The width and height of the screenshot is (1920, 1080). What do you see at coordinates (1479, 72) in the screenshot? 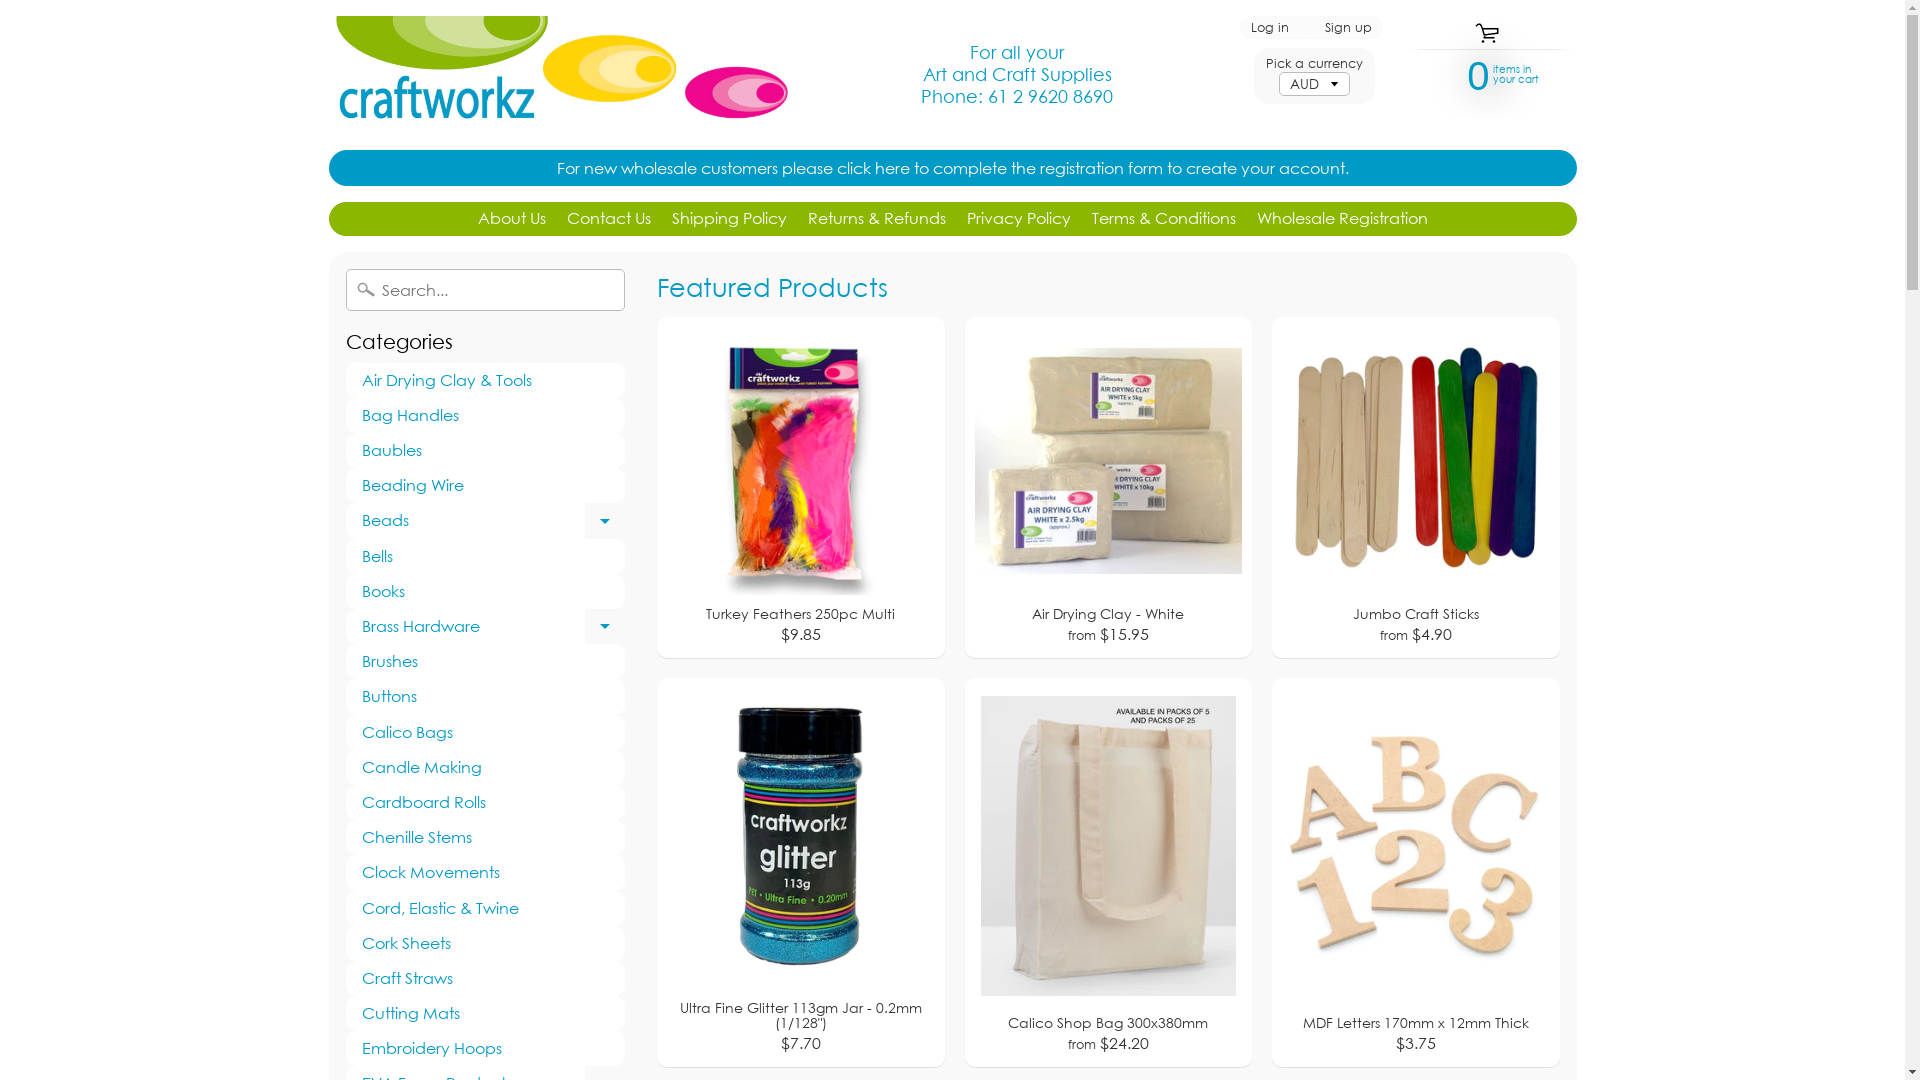
I see `'0` at bounding box center [1479, 72].